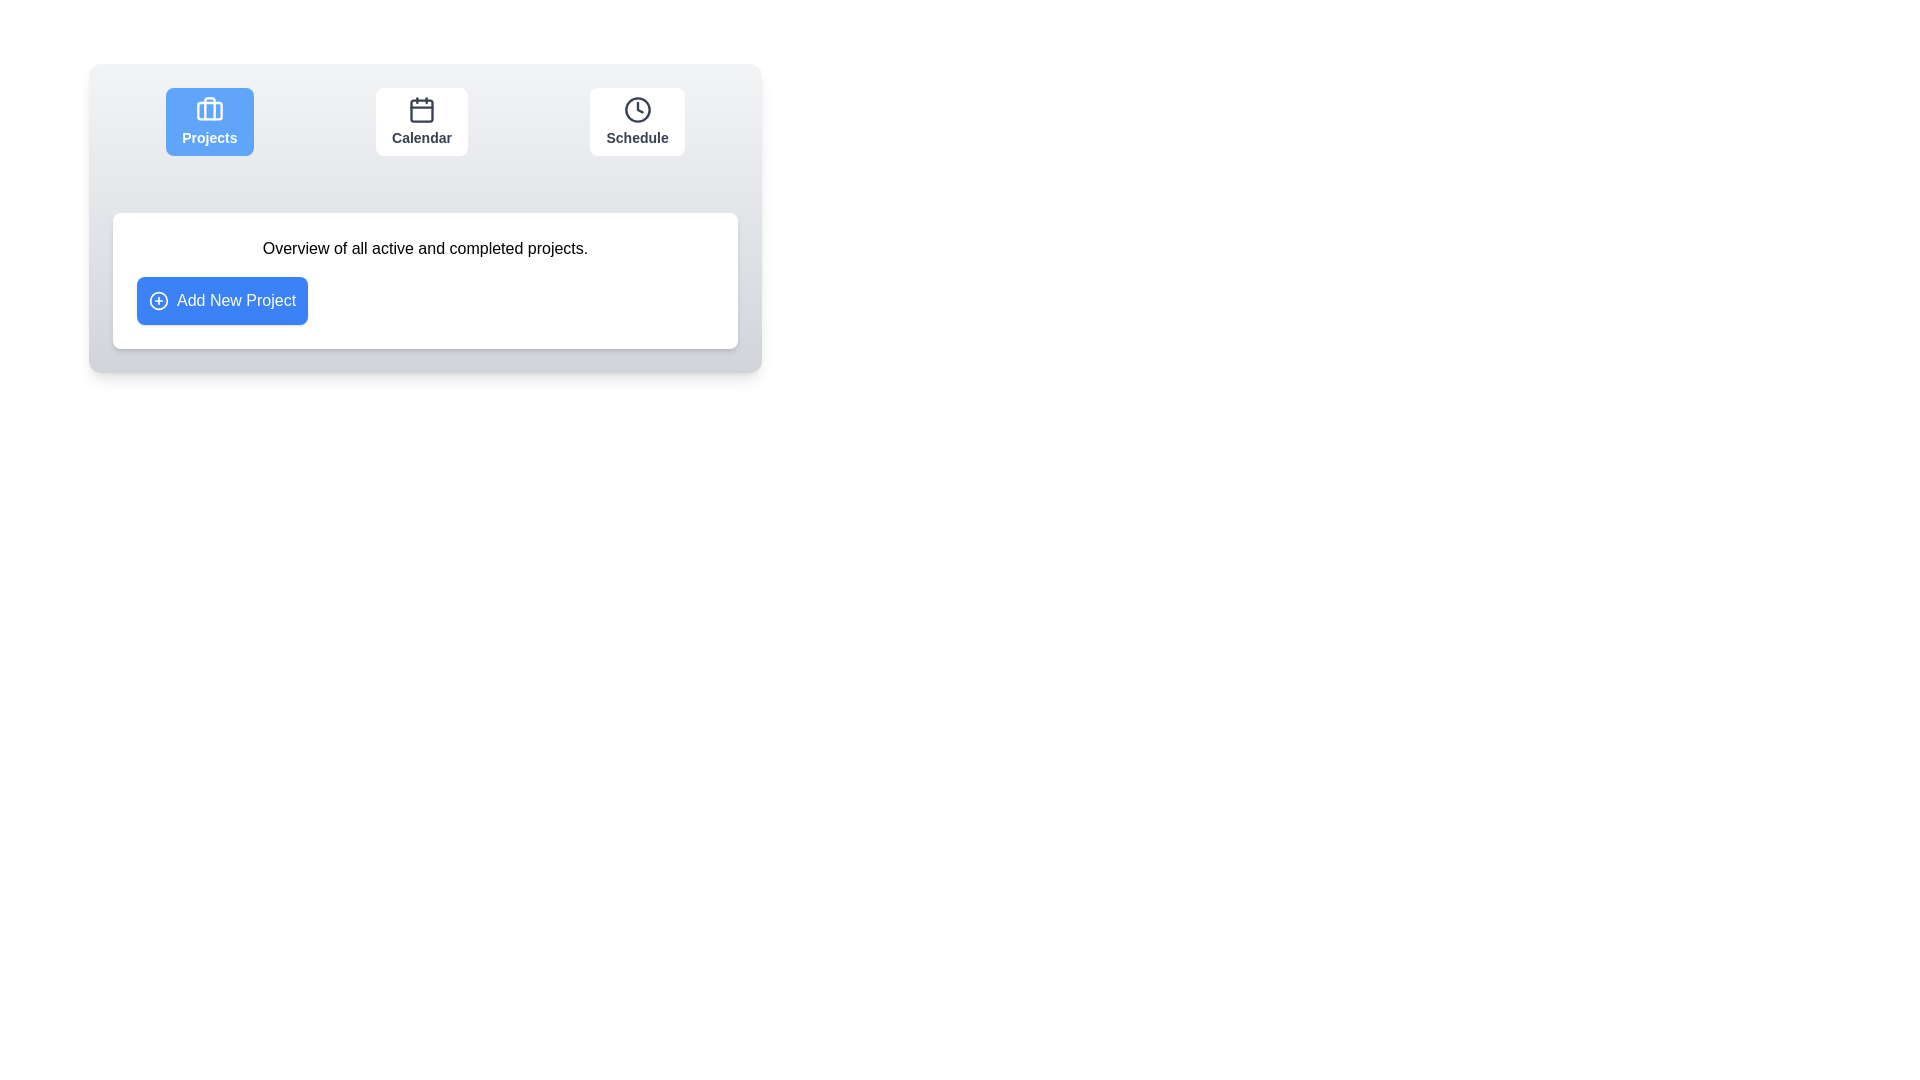 The width and height of the screenshot is (1920, 1080). I want to click on the Schedule tab by clicking its icon, so click(636, 122).